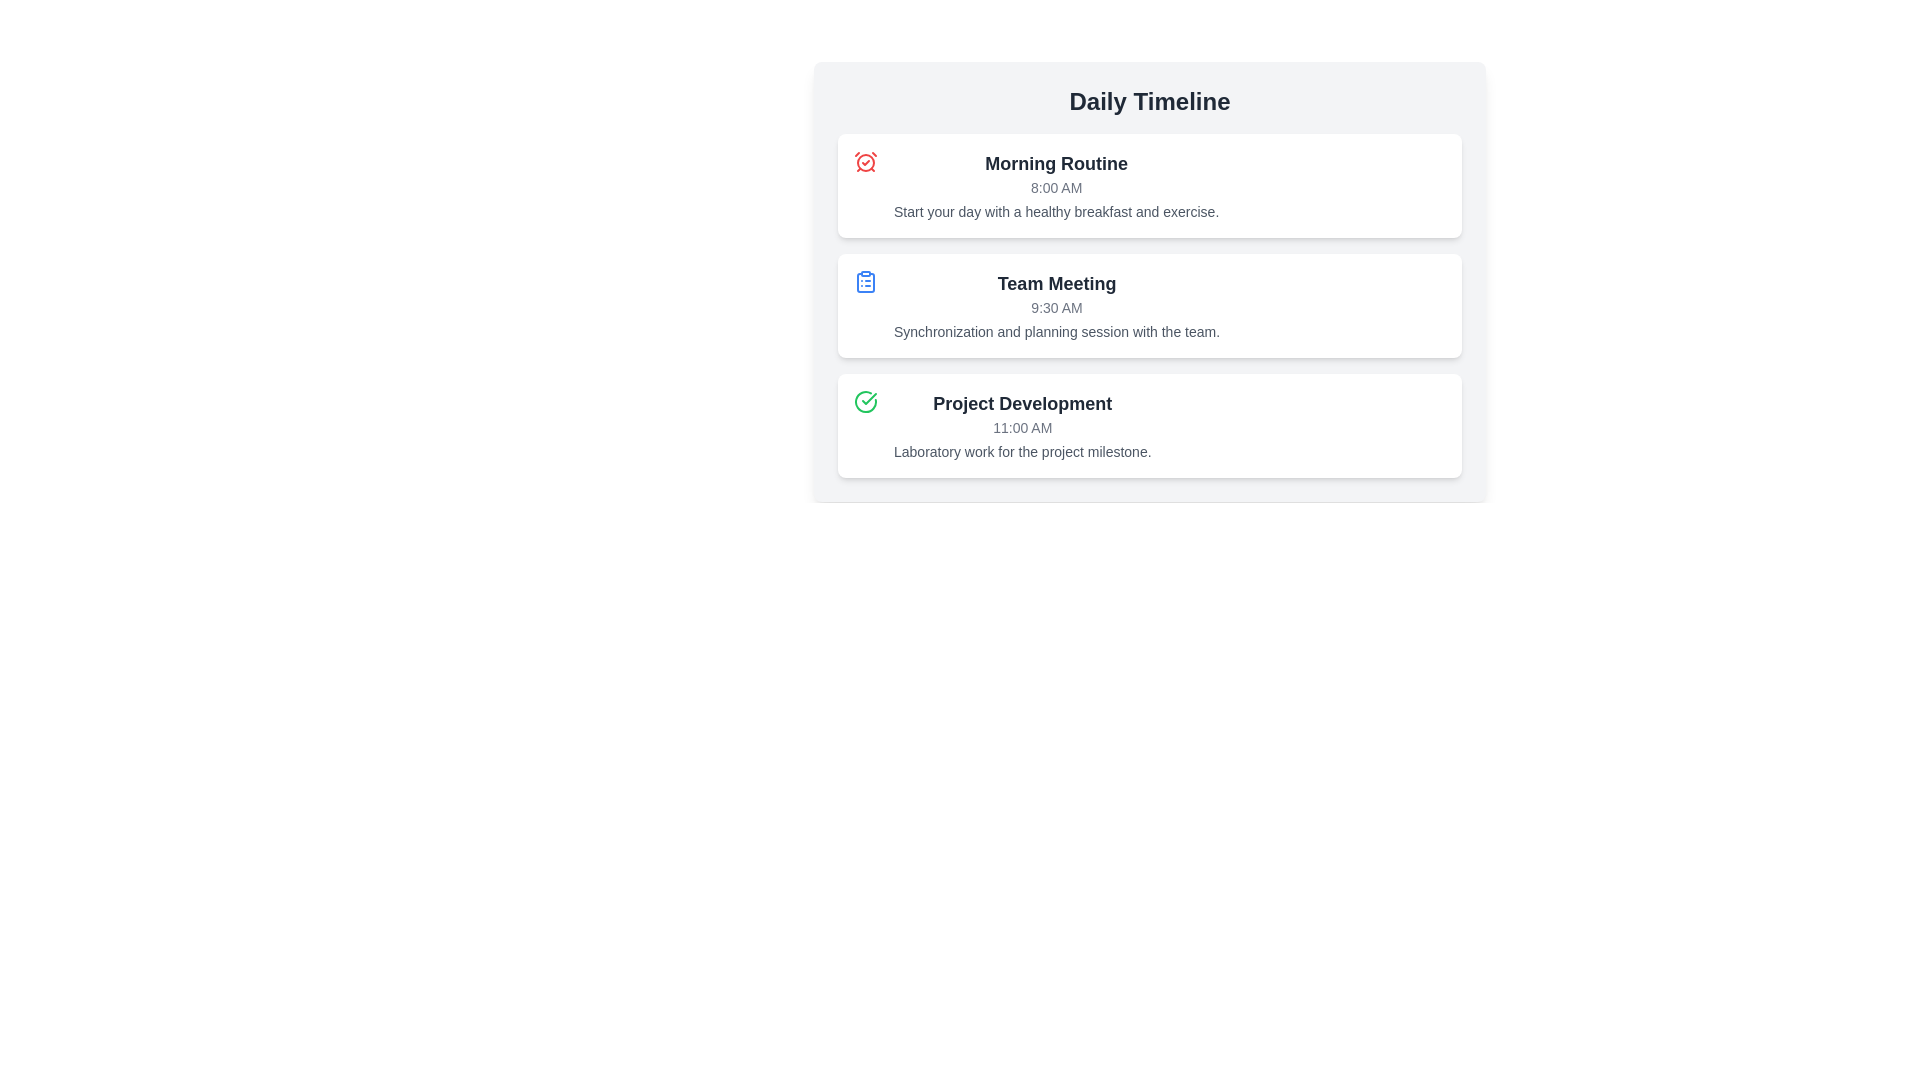 This screenshot has width=1920, height=1080. I want to click on the title Text Element located in the second event card, which provides an overview of the event's subject, so click(1055, 284).